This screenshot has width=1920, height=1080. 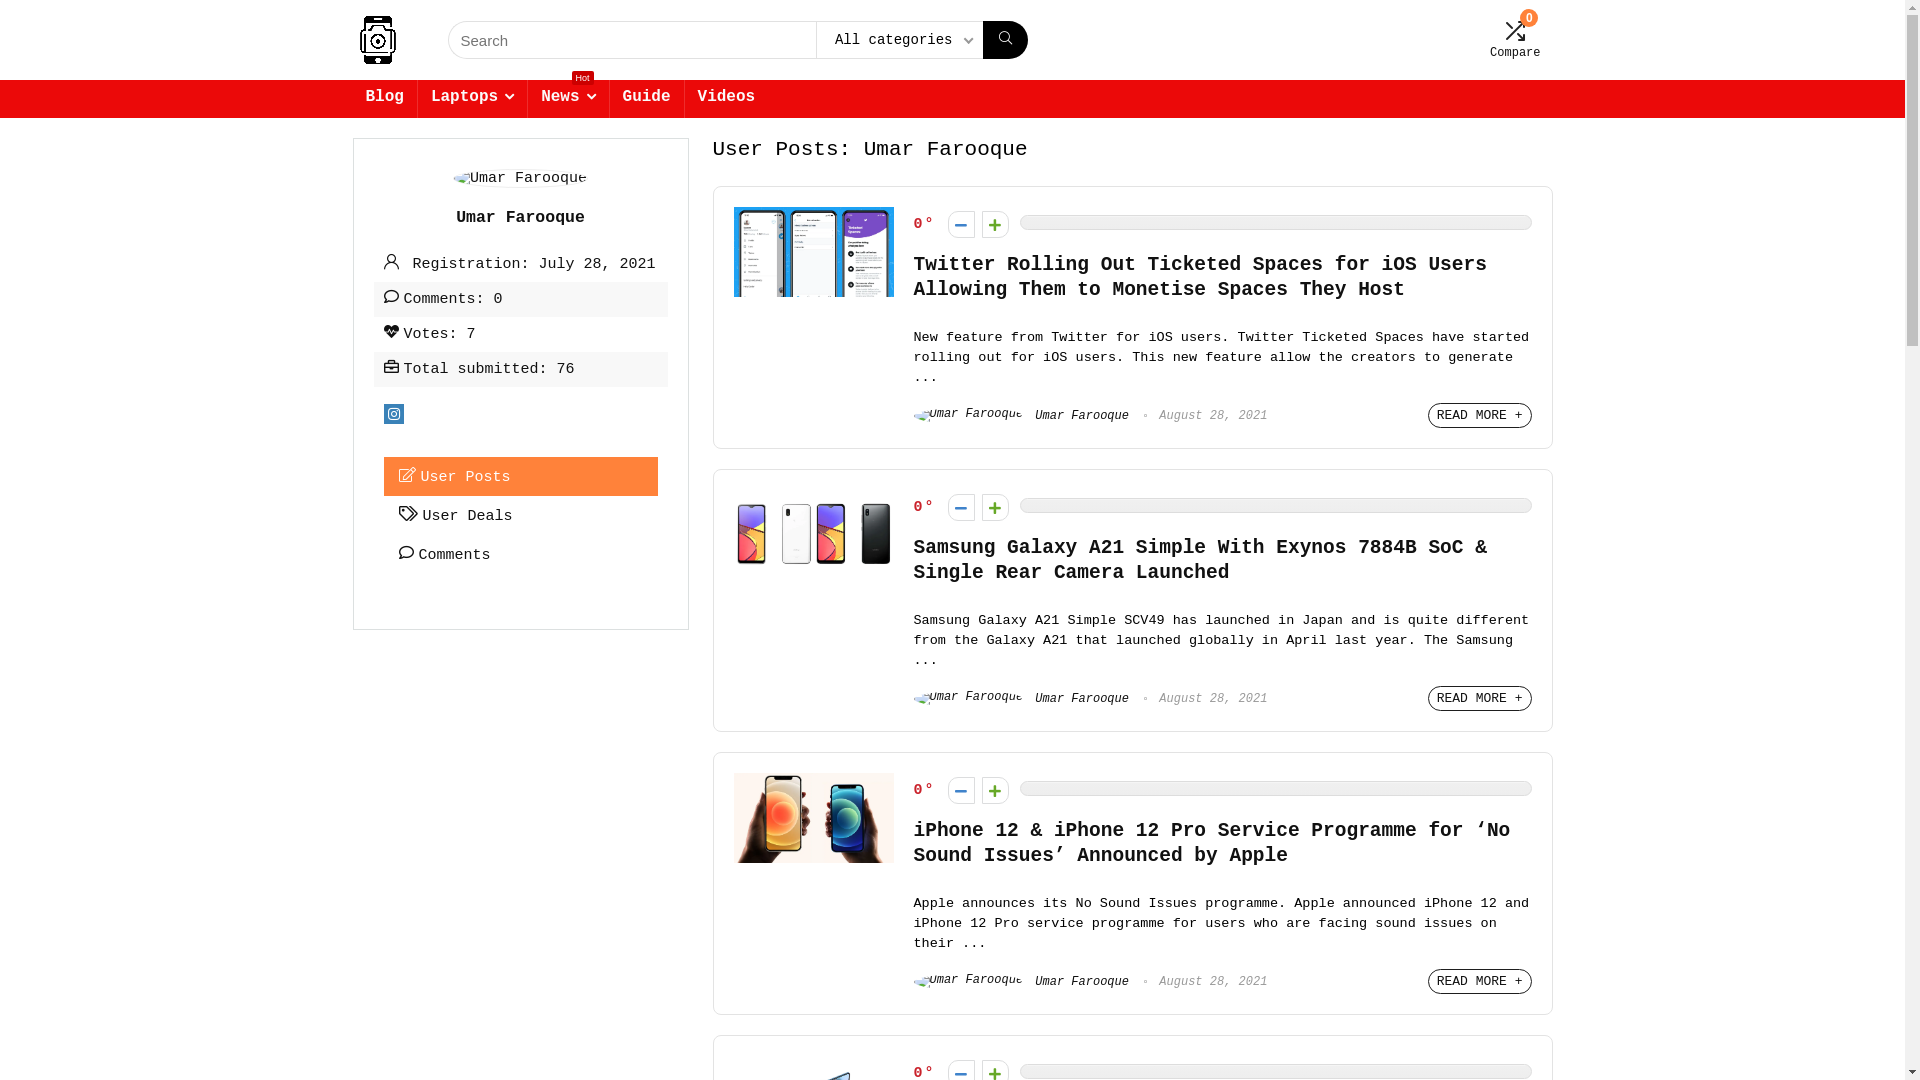 What do you see at coordinates (608, 99) in the screenshot?
I see `'Guide'` at bounding box center [608, 99].